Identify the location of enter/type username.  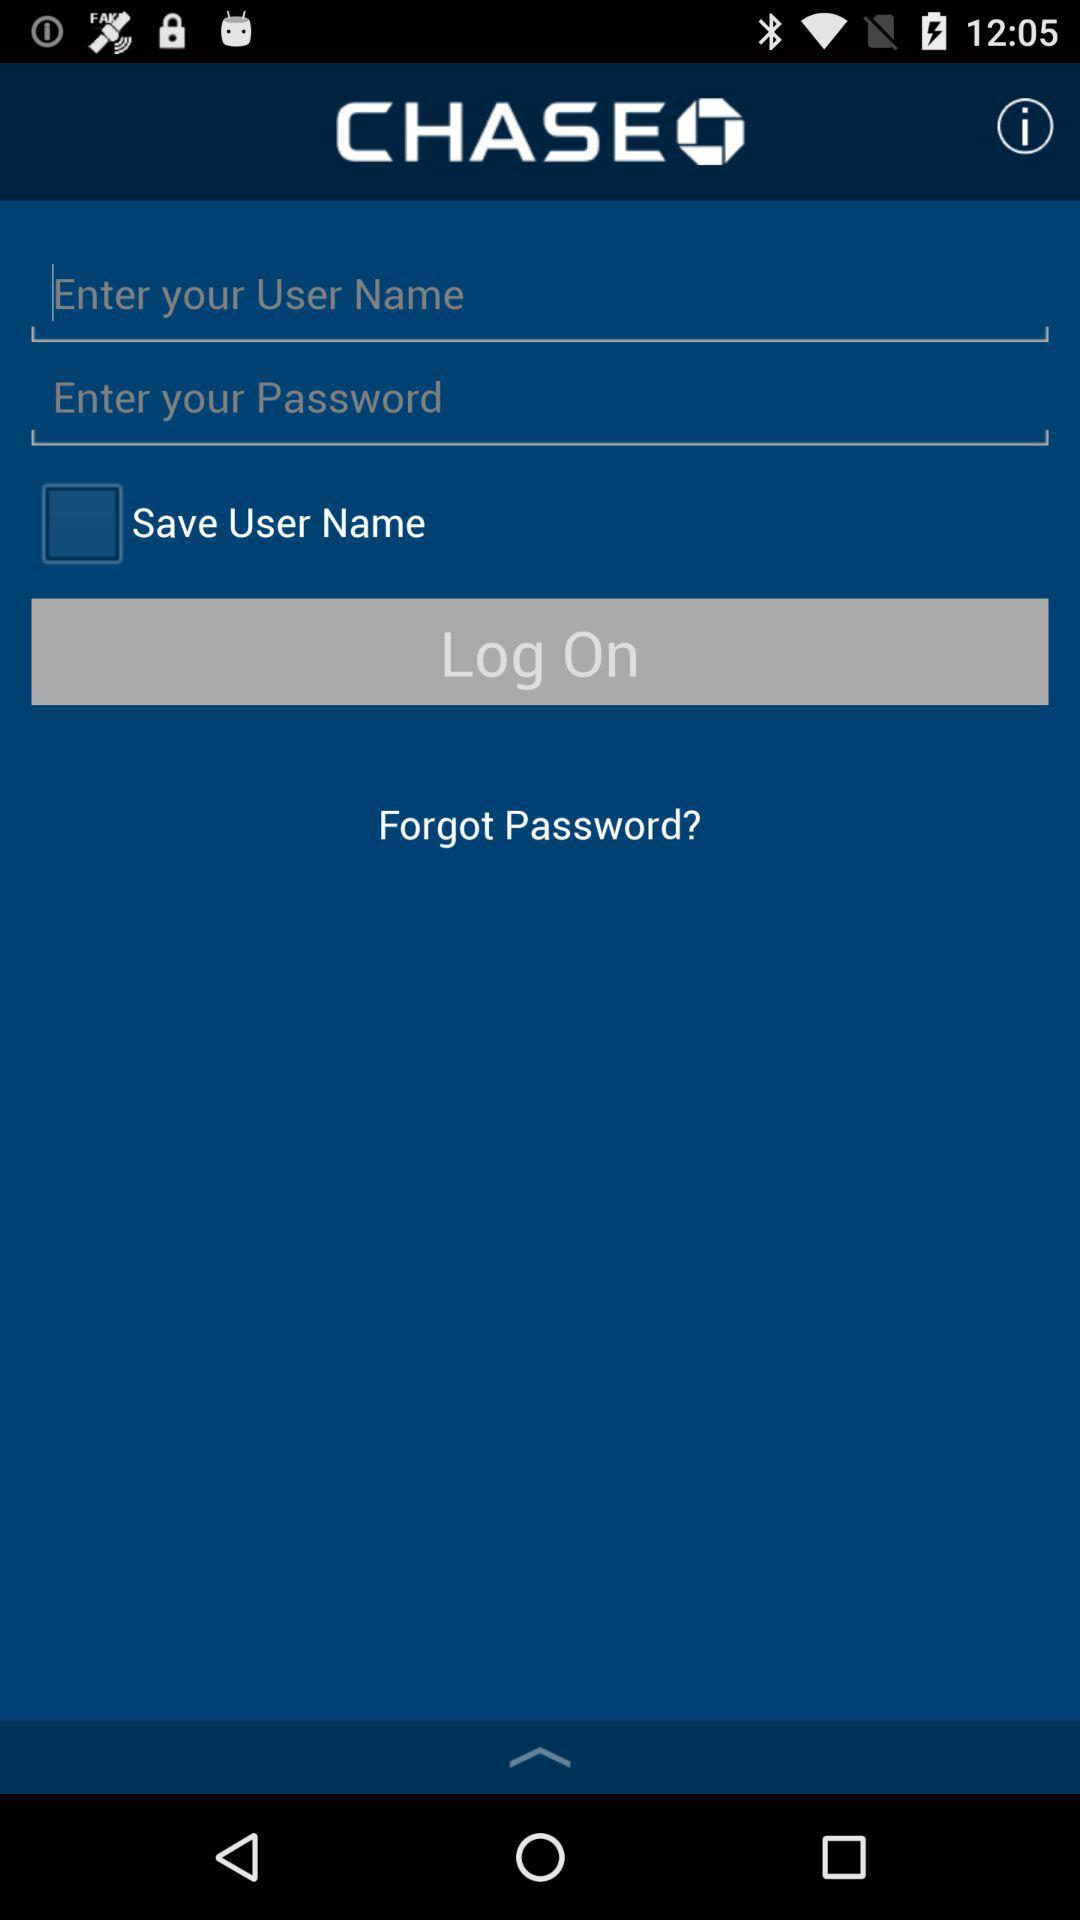
(540, 291).